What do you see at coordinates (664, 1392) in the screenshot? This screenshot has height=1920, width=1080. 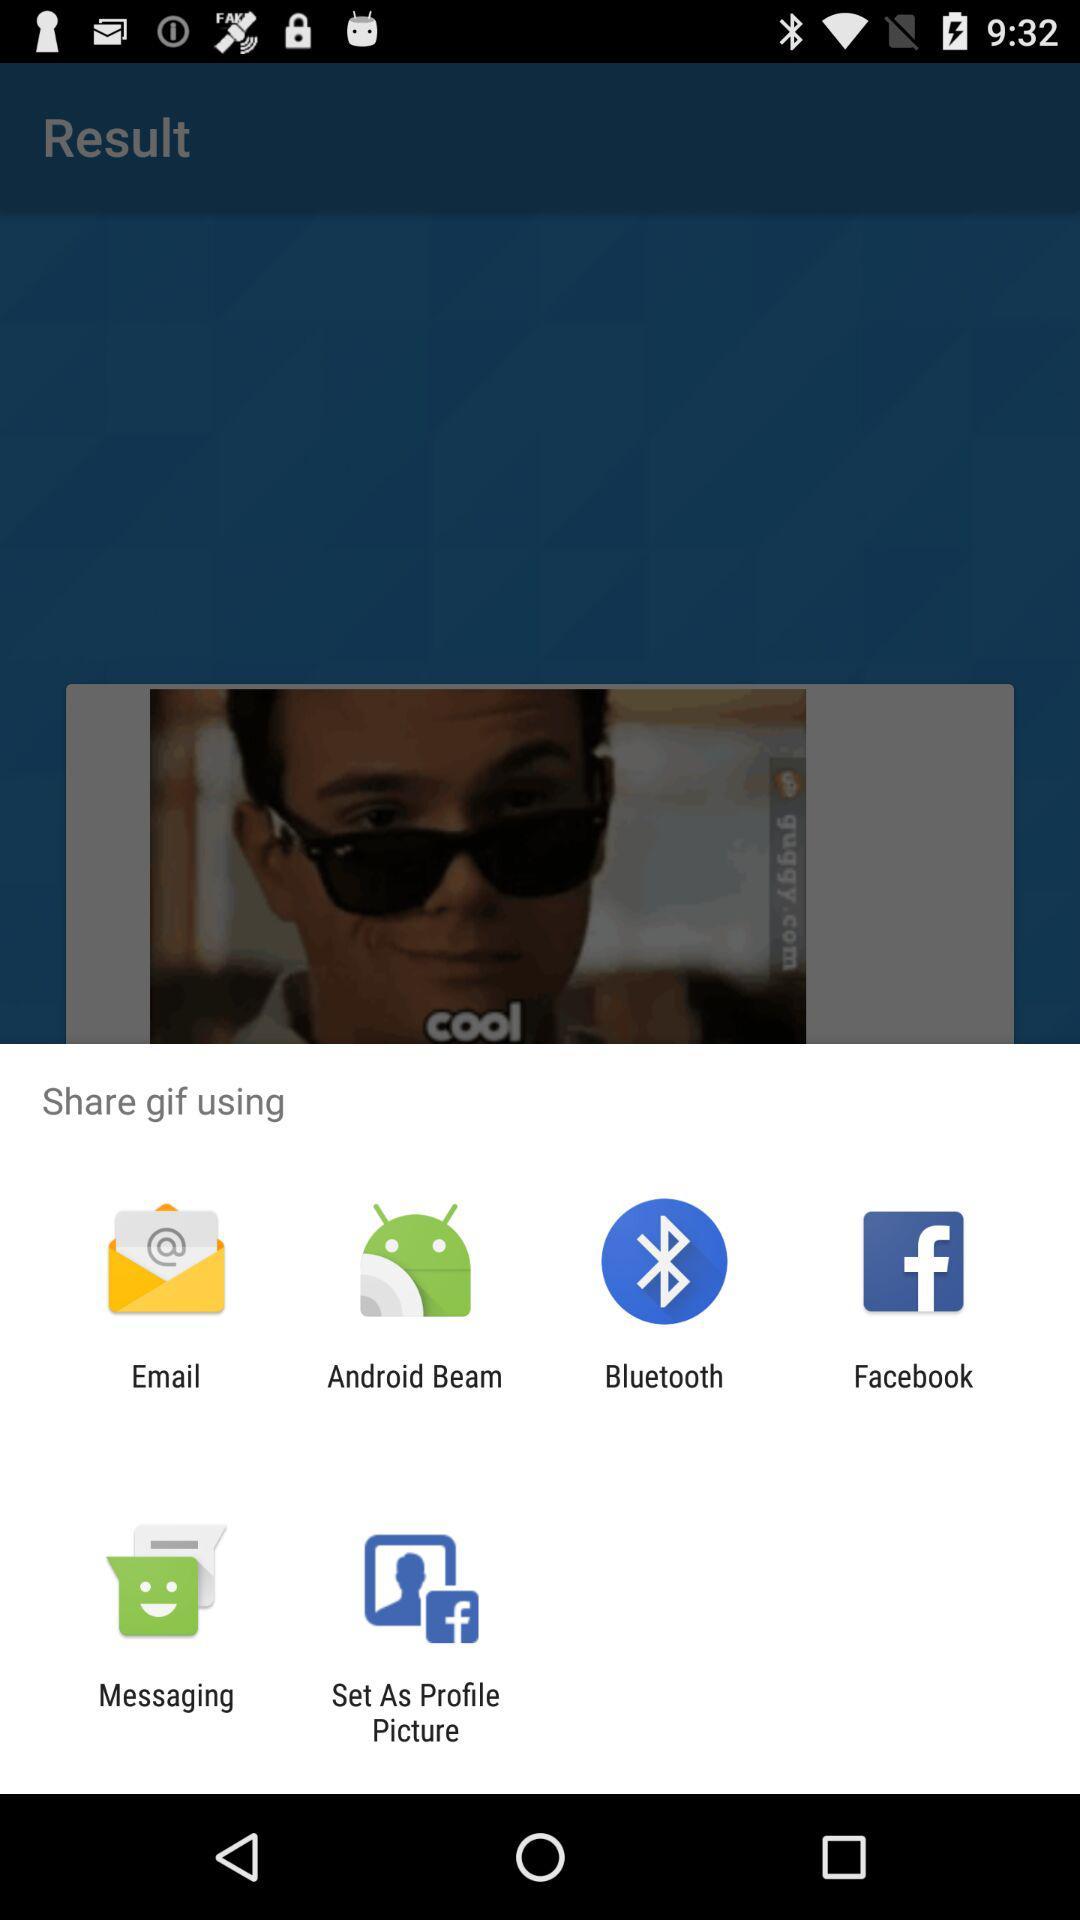 I see `item to the left of the facebook item` at bounding box center [664, 1392].